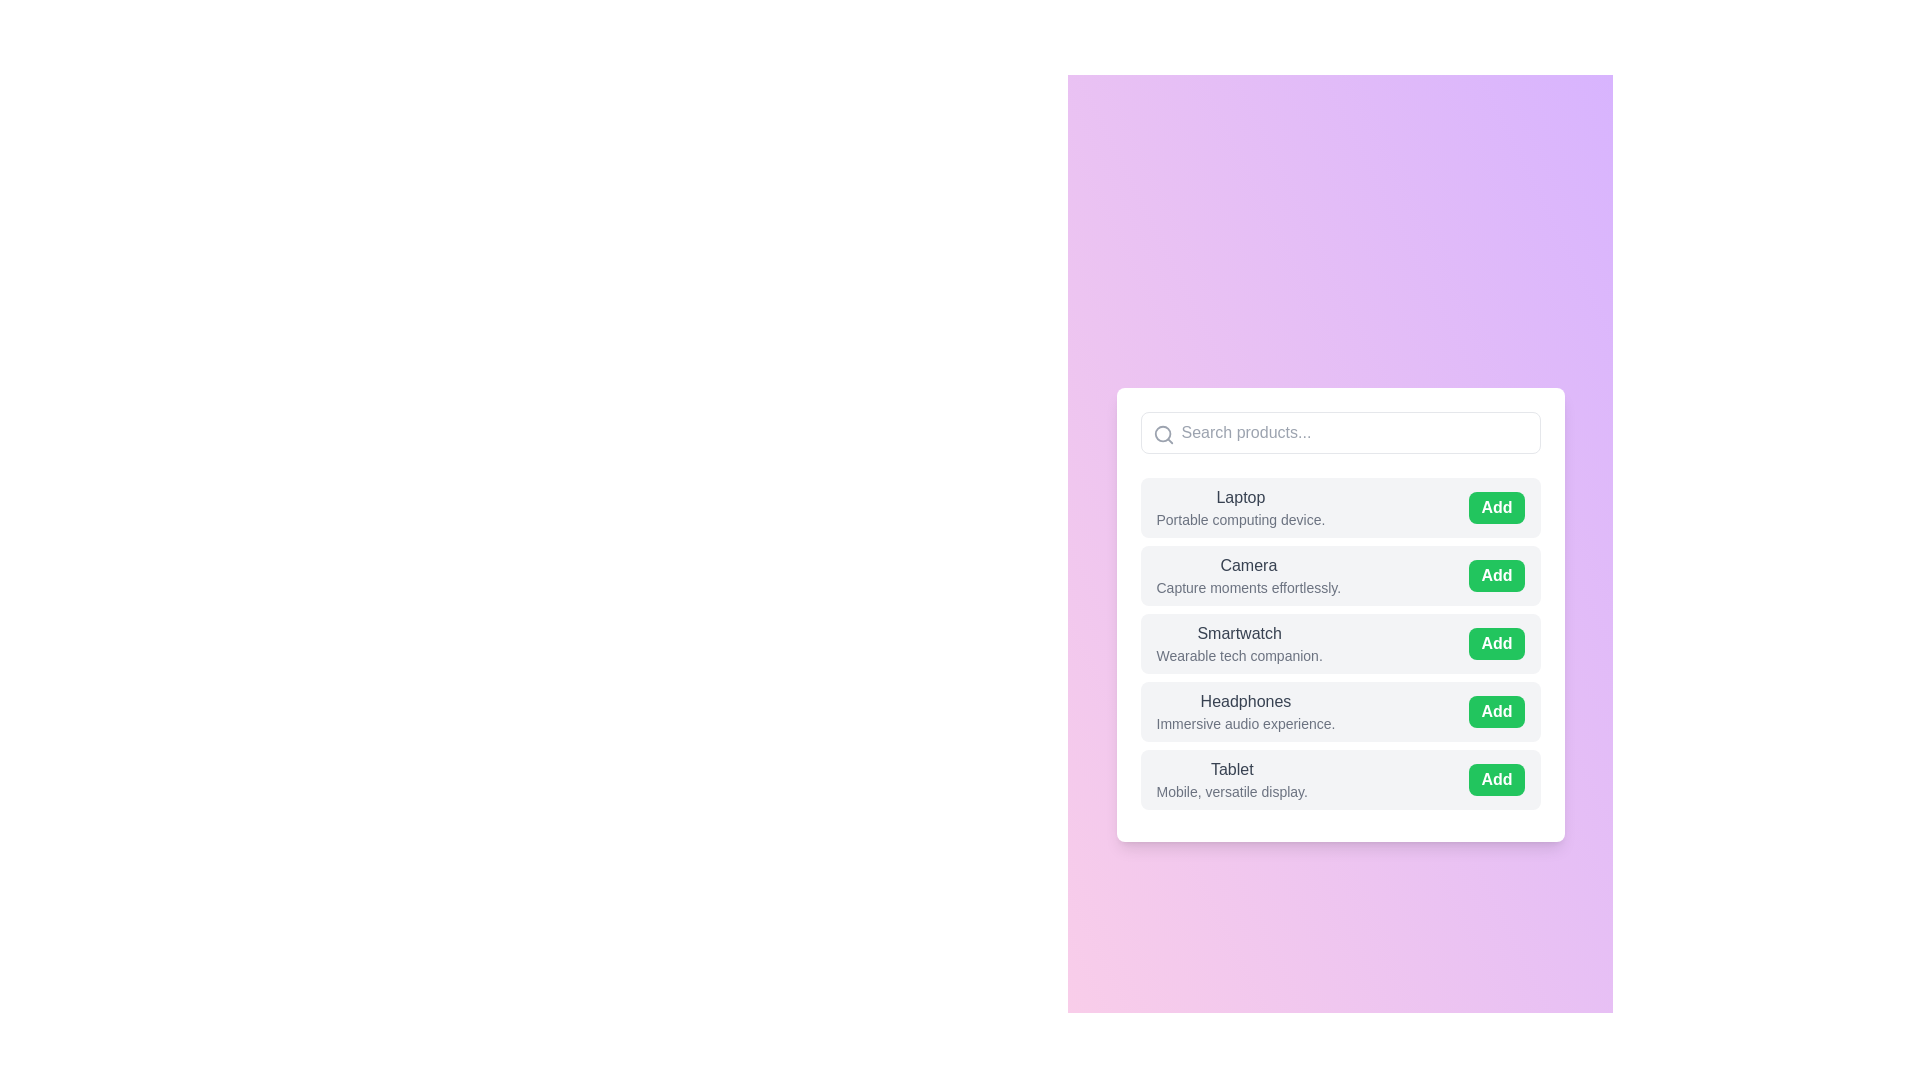 This screenshot has width=1920, height=1080. Describe the element at coordinates (1496, 507) in the screenshot. I see `the button located on the far right of the row labeled 'LaptopPortable computing device.' This button is the only interactive element in its row and is used to add the item to a cart or selection list` at that location.